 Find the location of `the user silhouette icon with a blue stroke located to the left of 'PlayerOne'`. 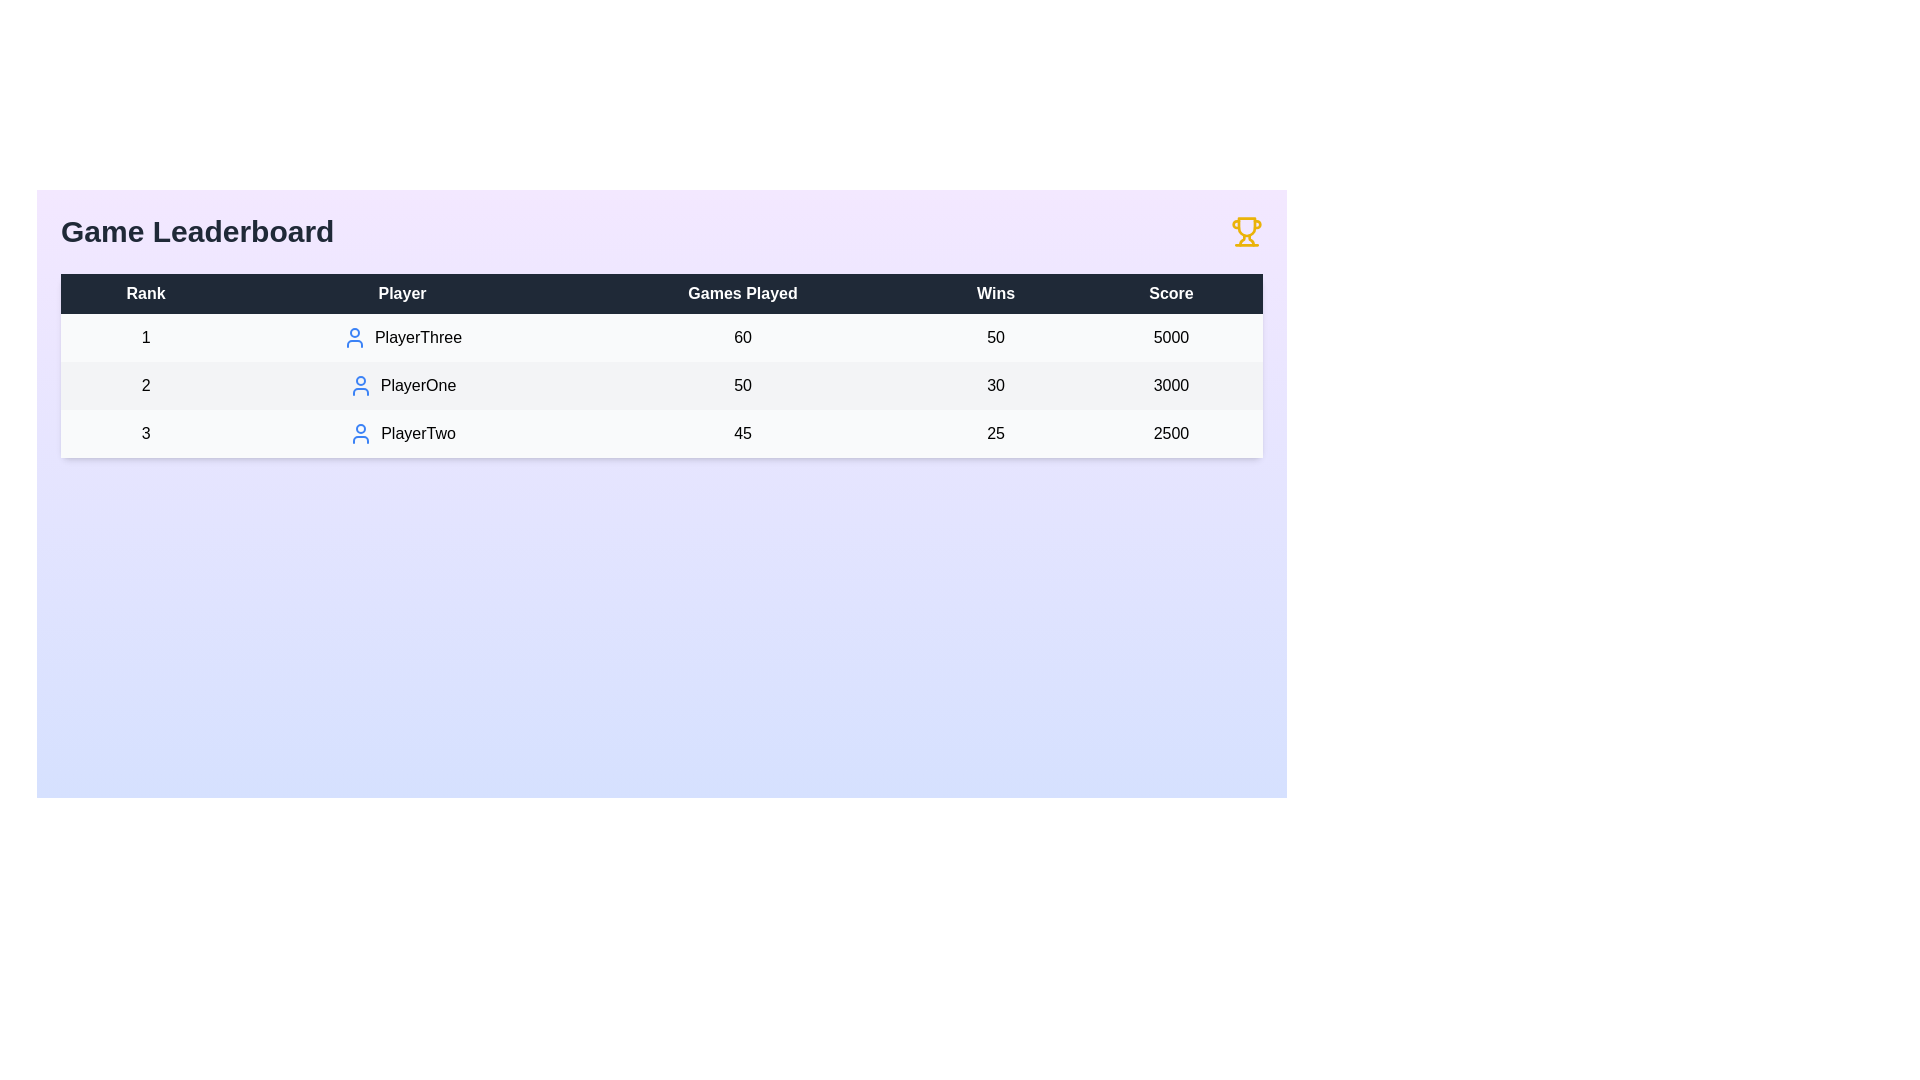

the user silhouette icon with a blue stroke located to the left of 'PlayerOne' is located at coordinates (360, 385).